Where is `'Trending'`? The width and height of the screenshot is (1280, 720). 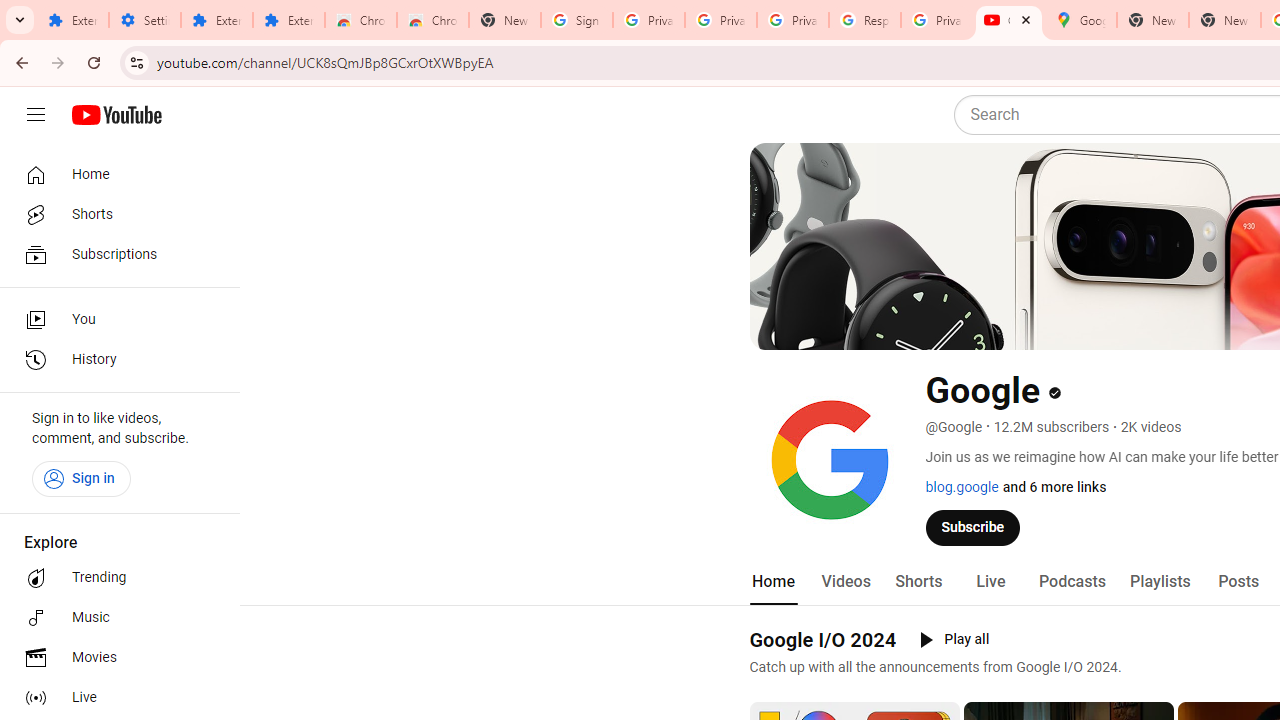 'Trending' is located at coordinates (112, 578).